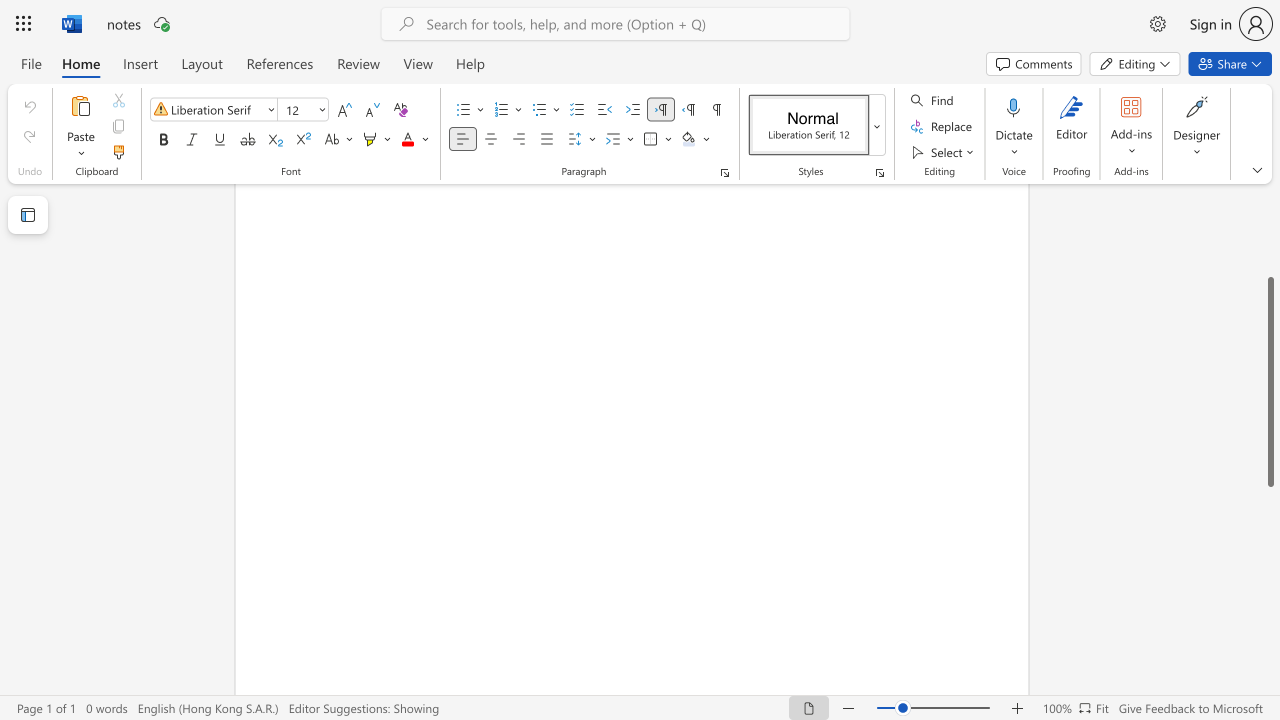  I want to click on the scrollbar to scroll the page up, so click(1269, 228).